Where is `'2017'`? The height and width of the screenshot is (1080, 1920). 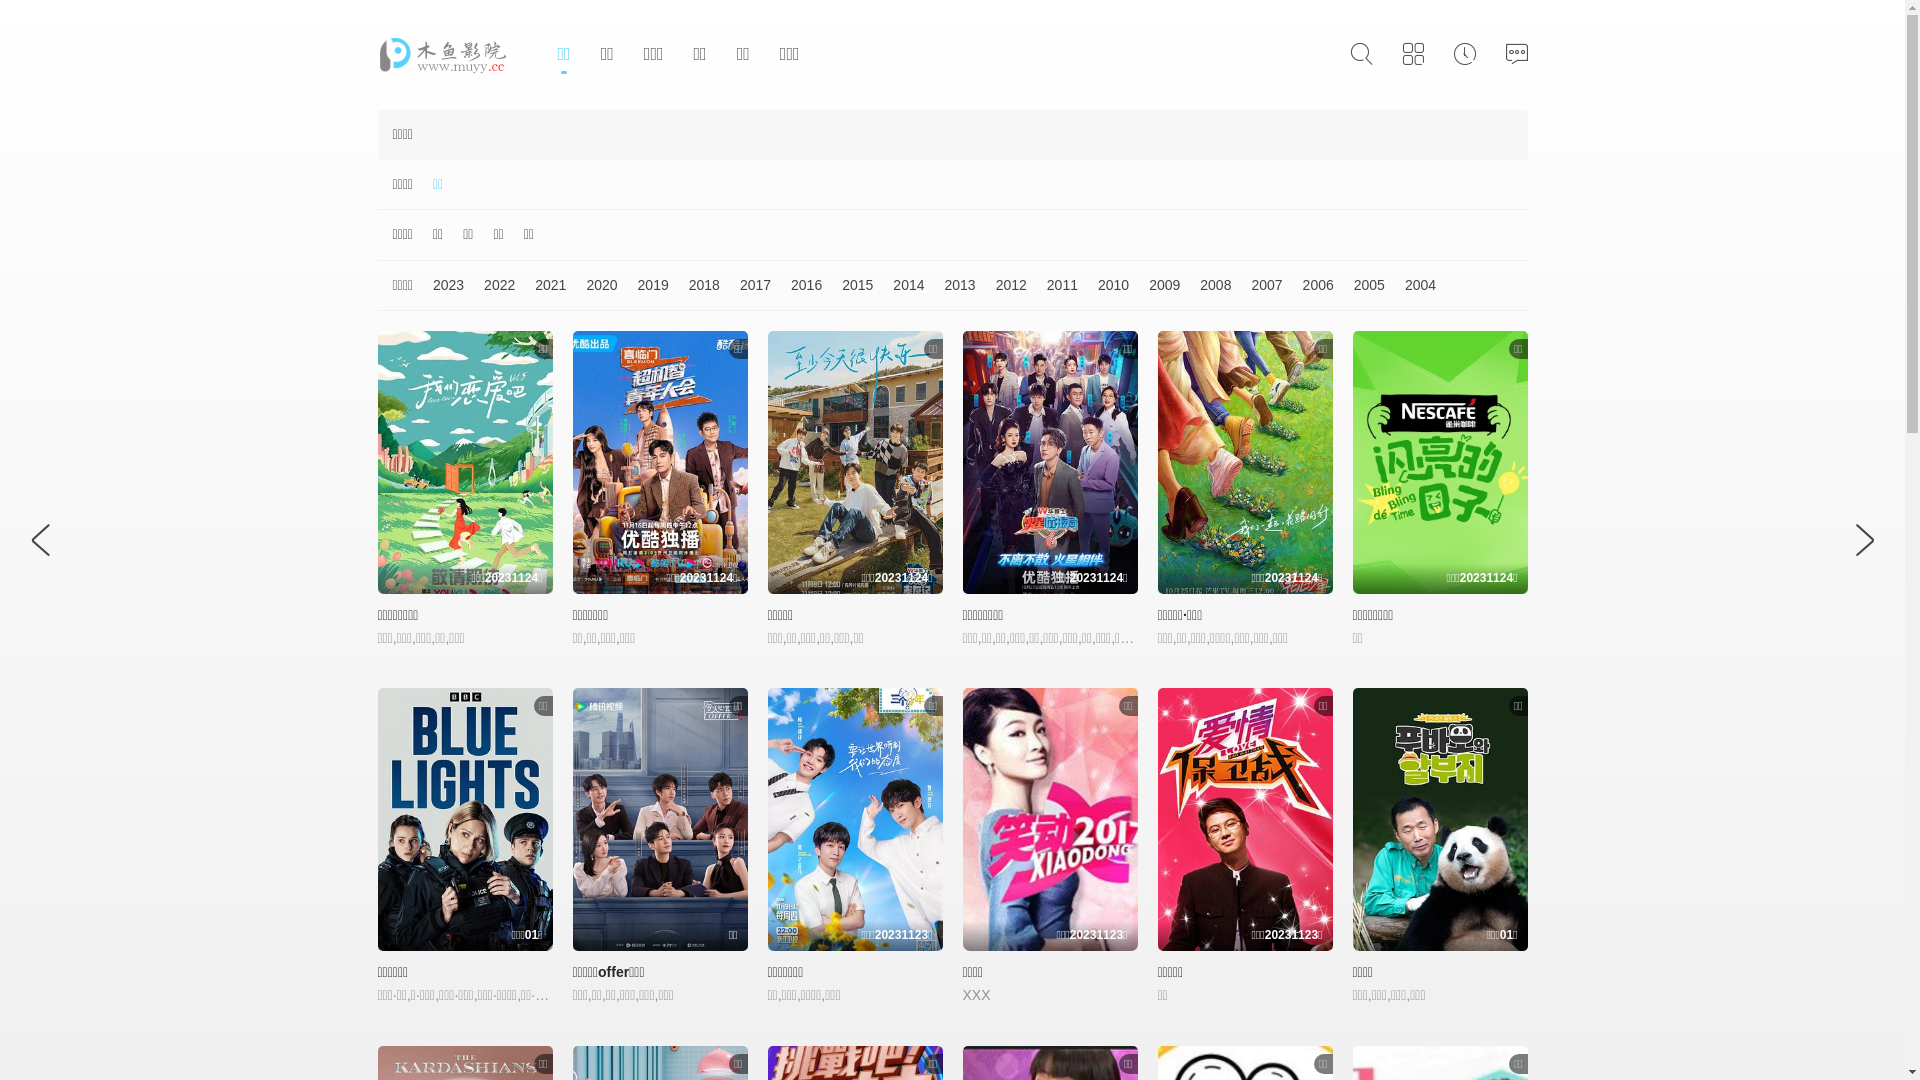 '2017' is located at coordinates (744, 285).